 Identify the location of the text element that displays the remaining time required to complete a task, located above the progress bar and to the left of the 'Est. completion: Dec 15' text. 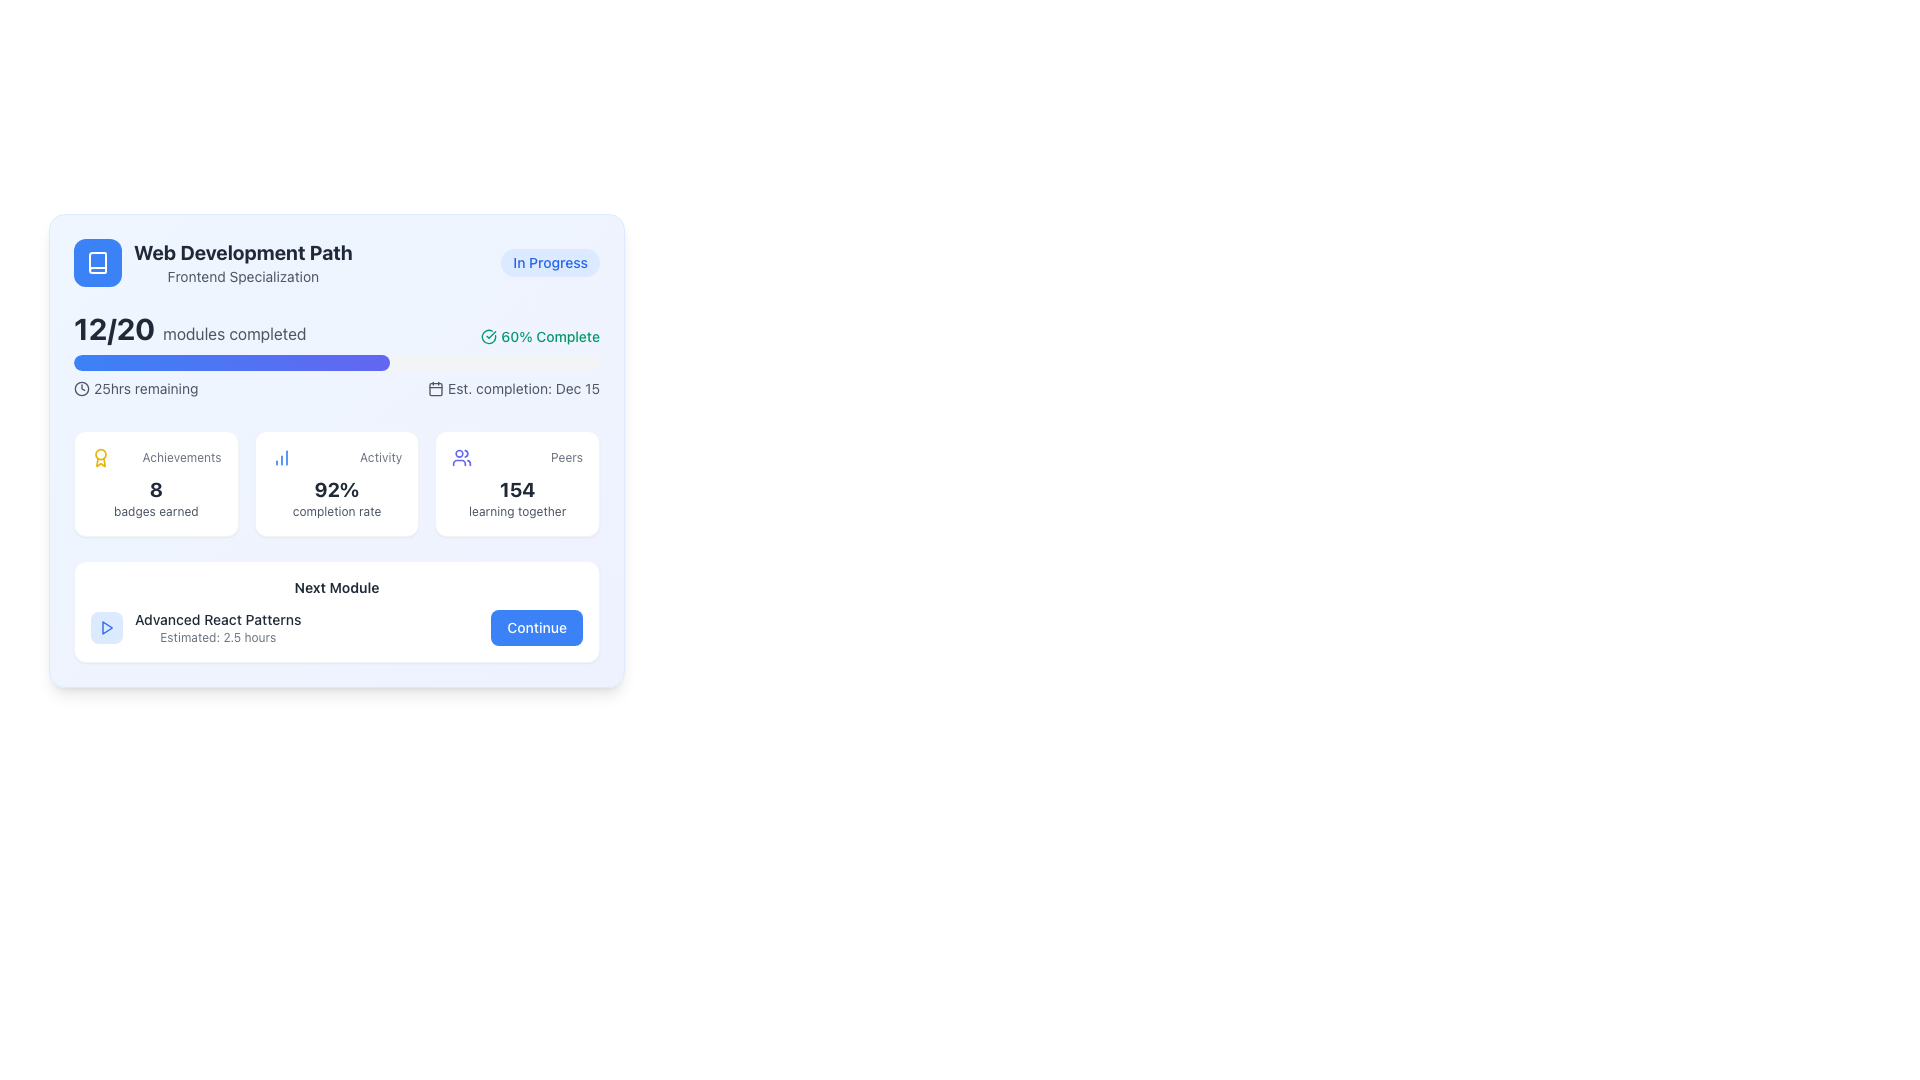
(135, 389).